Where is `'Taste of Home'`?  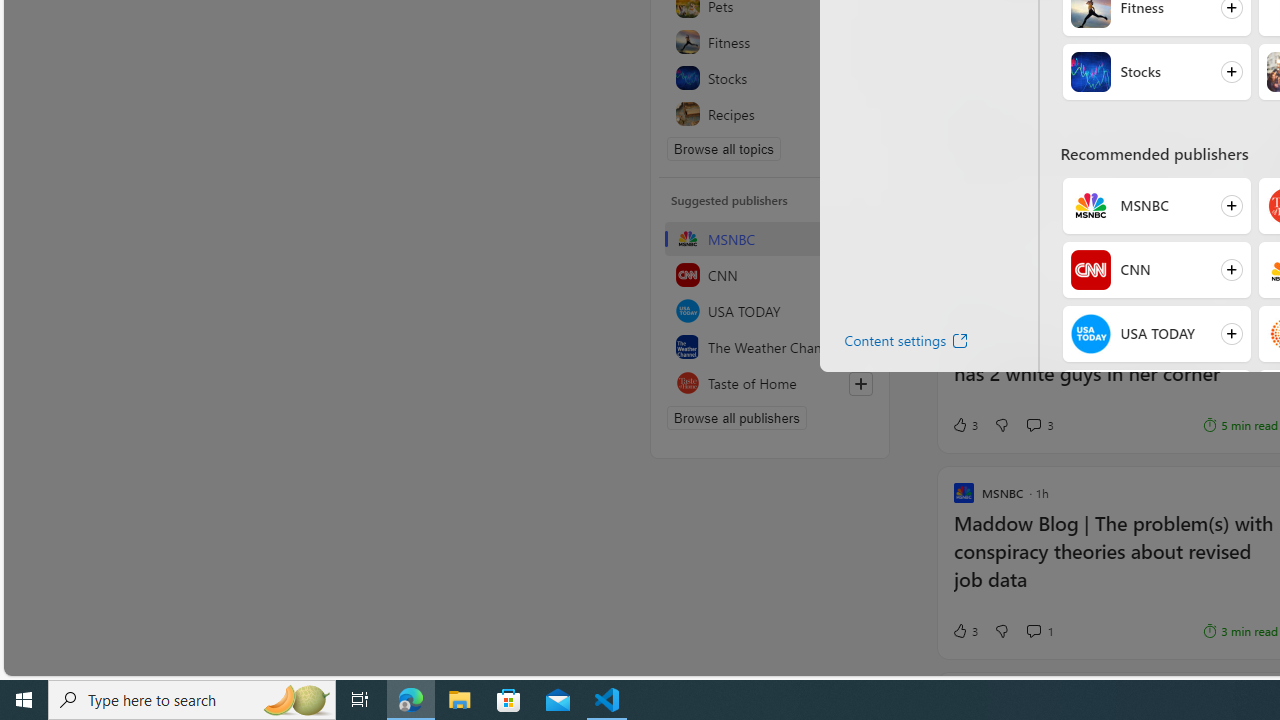
'Taste of Home' is located at coordinates (769, 383).